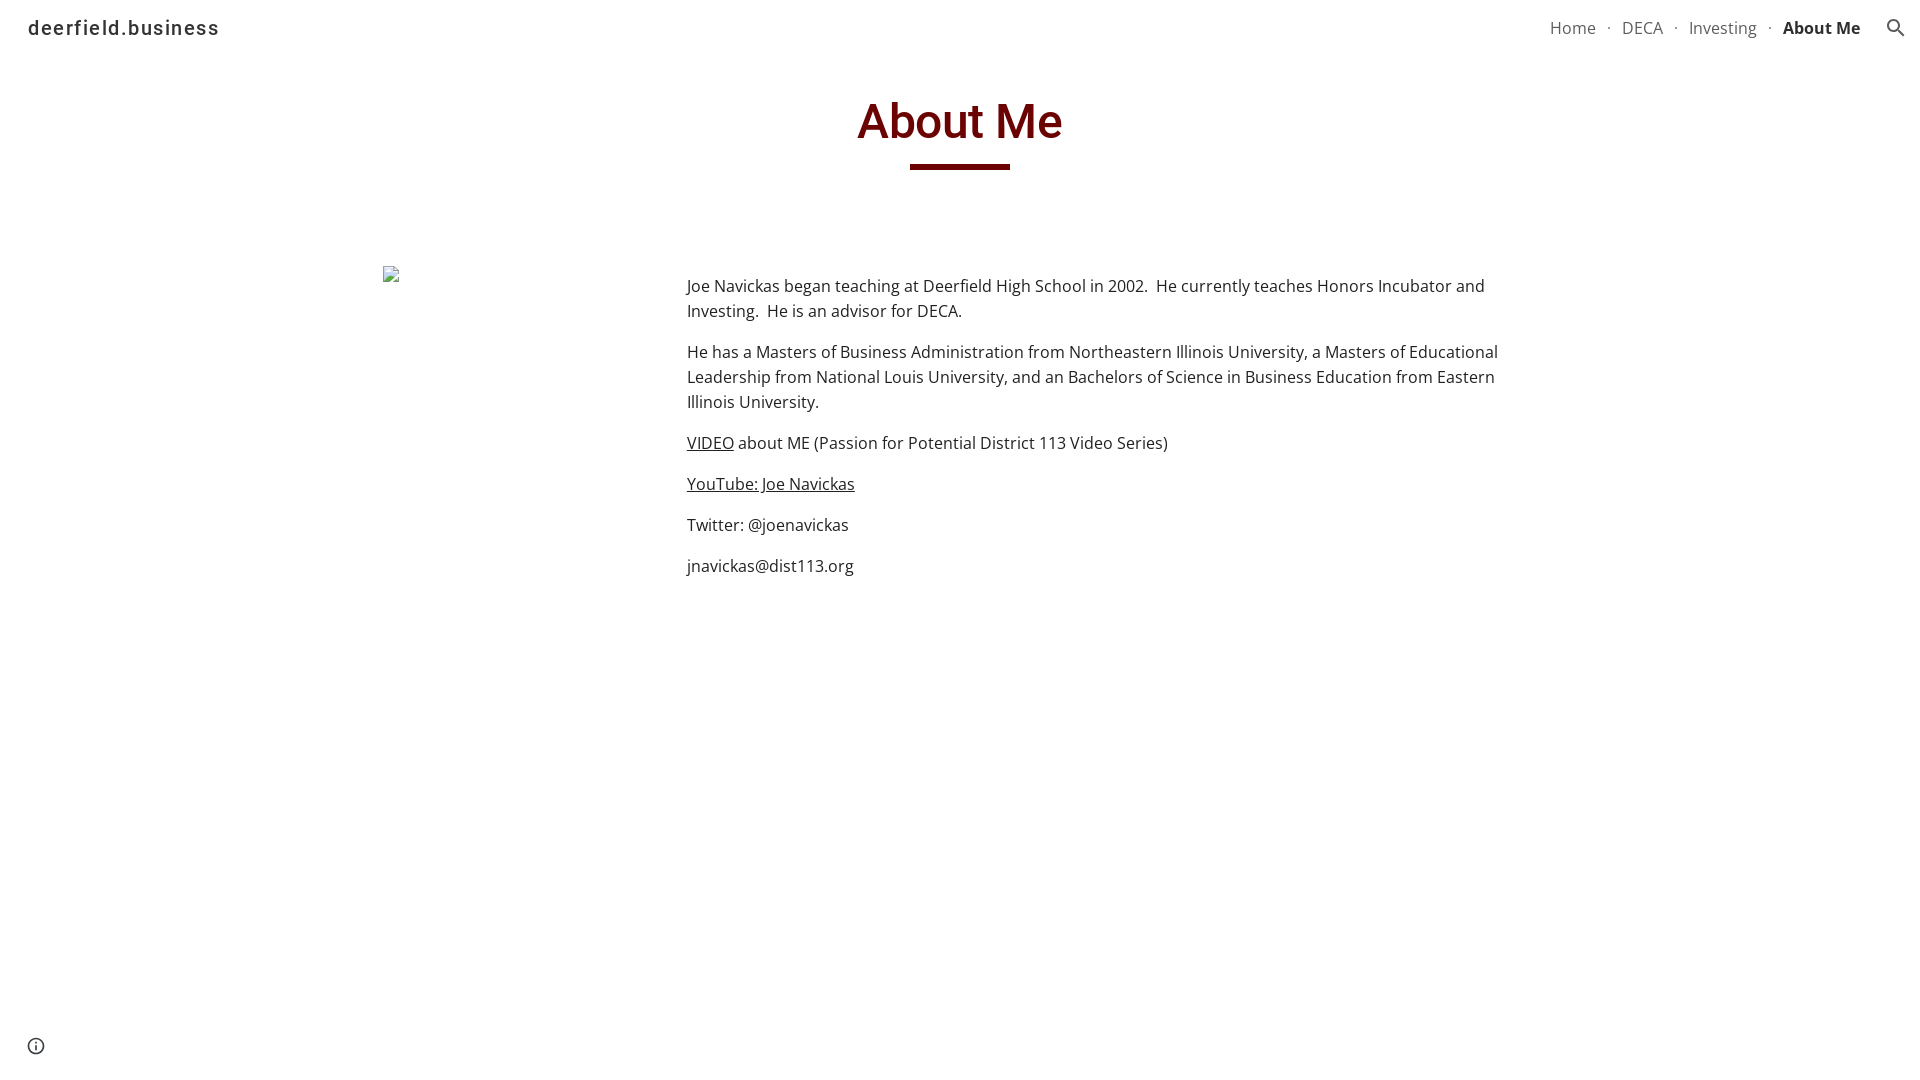 Image resolution: width=1920 pixels, height=1080 pixels. I want to click on 'YouTube: Joe Navickas', so click(770, 483).